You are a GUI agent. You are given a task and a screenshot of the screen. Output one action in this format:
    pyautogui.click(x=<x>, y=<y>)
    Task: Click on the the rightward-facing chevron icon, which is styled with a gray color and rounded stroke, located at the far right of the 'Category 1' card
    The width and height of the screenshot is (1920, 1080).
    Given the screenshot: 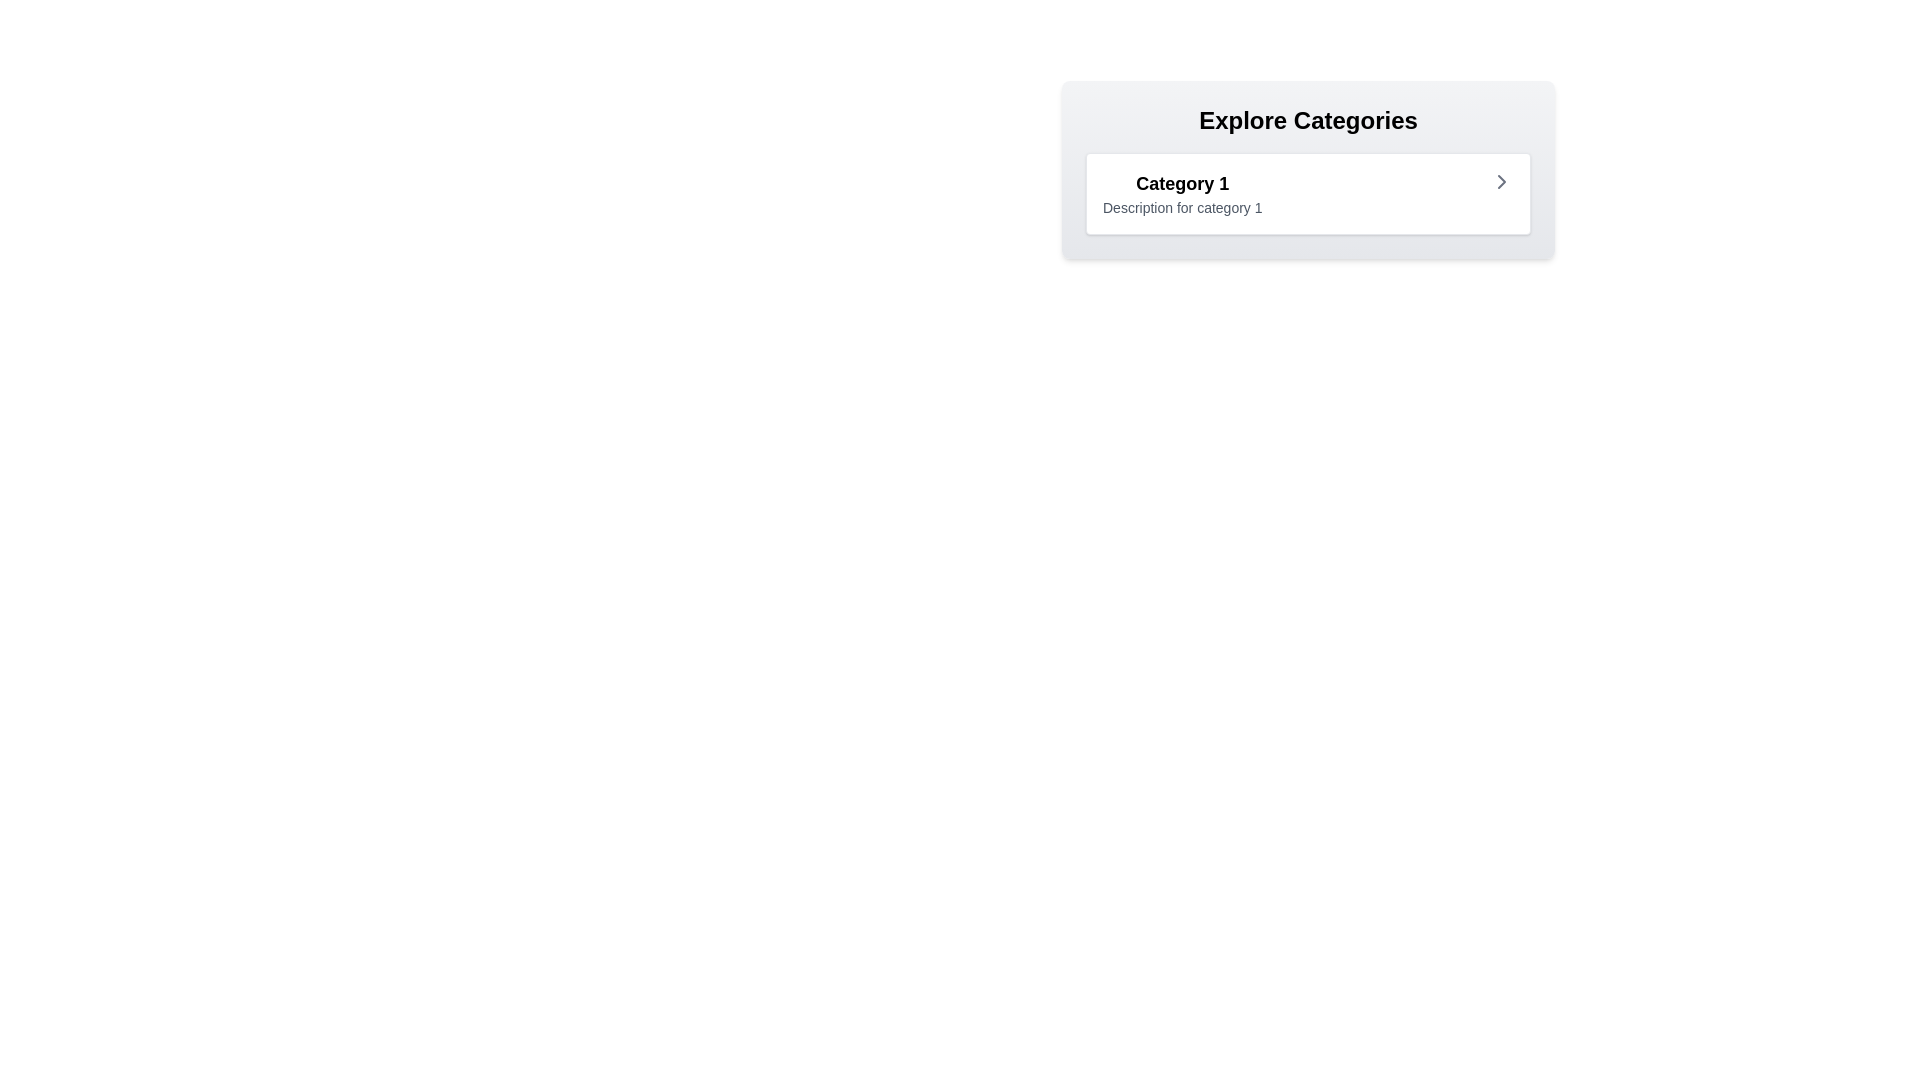 What is the action you would take?
    pyautogui.click(x=1502, y=181)
    